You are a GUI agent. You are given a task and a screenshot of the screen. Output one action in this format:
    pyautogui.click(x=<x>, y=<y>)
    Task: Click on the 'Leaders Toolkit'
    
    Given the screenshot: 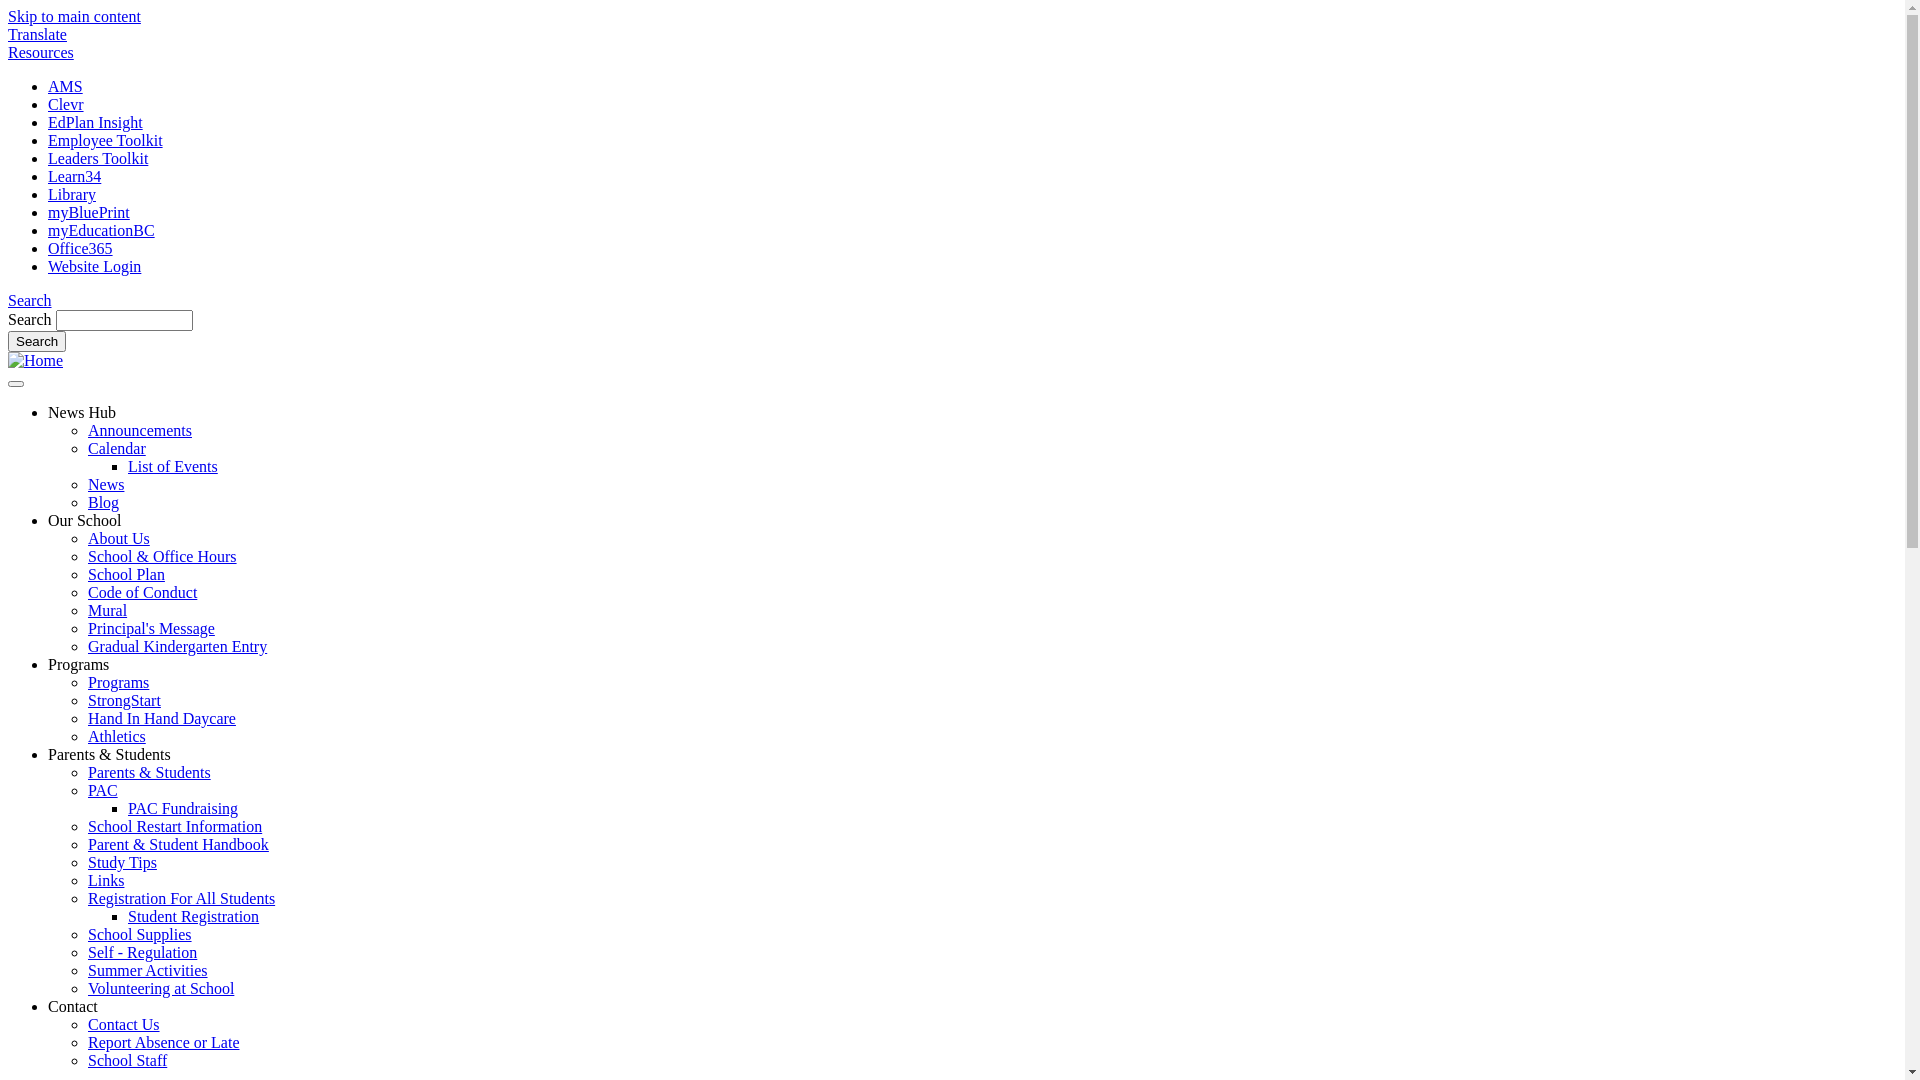 What is the action you would take?
    pyautogui.click(x=96, y=157)
    